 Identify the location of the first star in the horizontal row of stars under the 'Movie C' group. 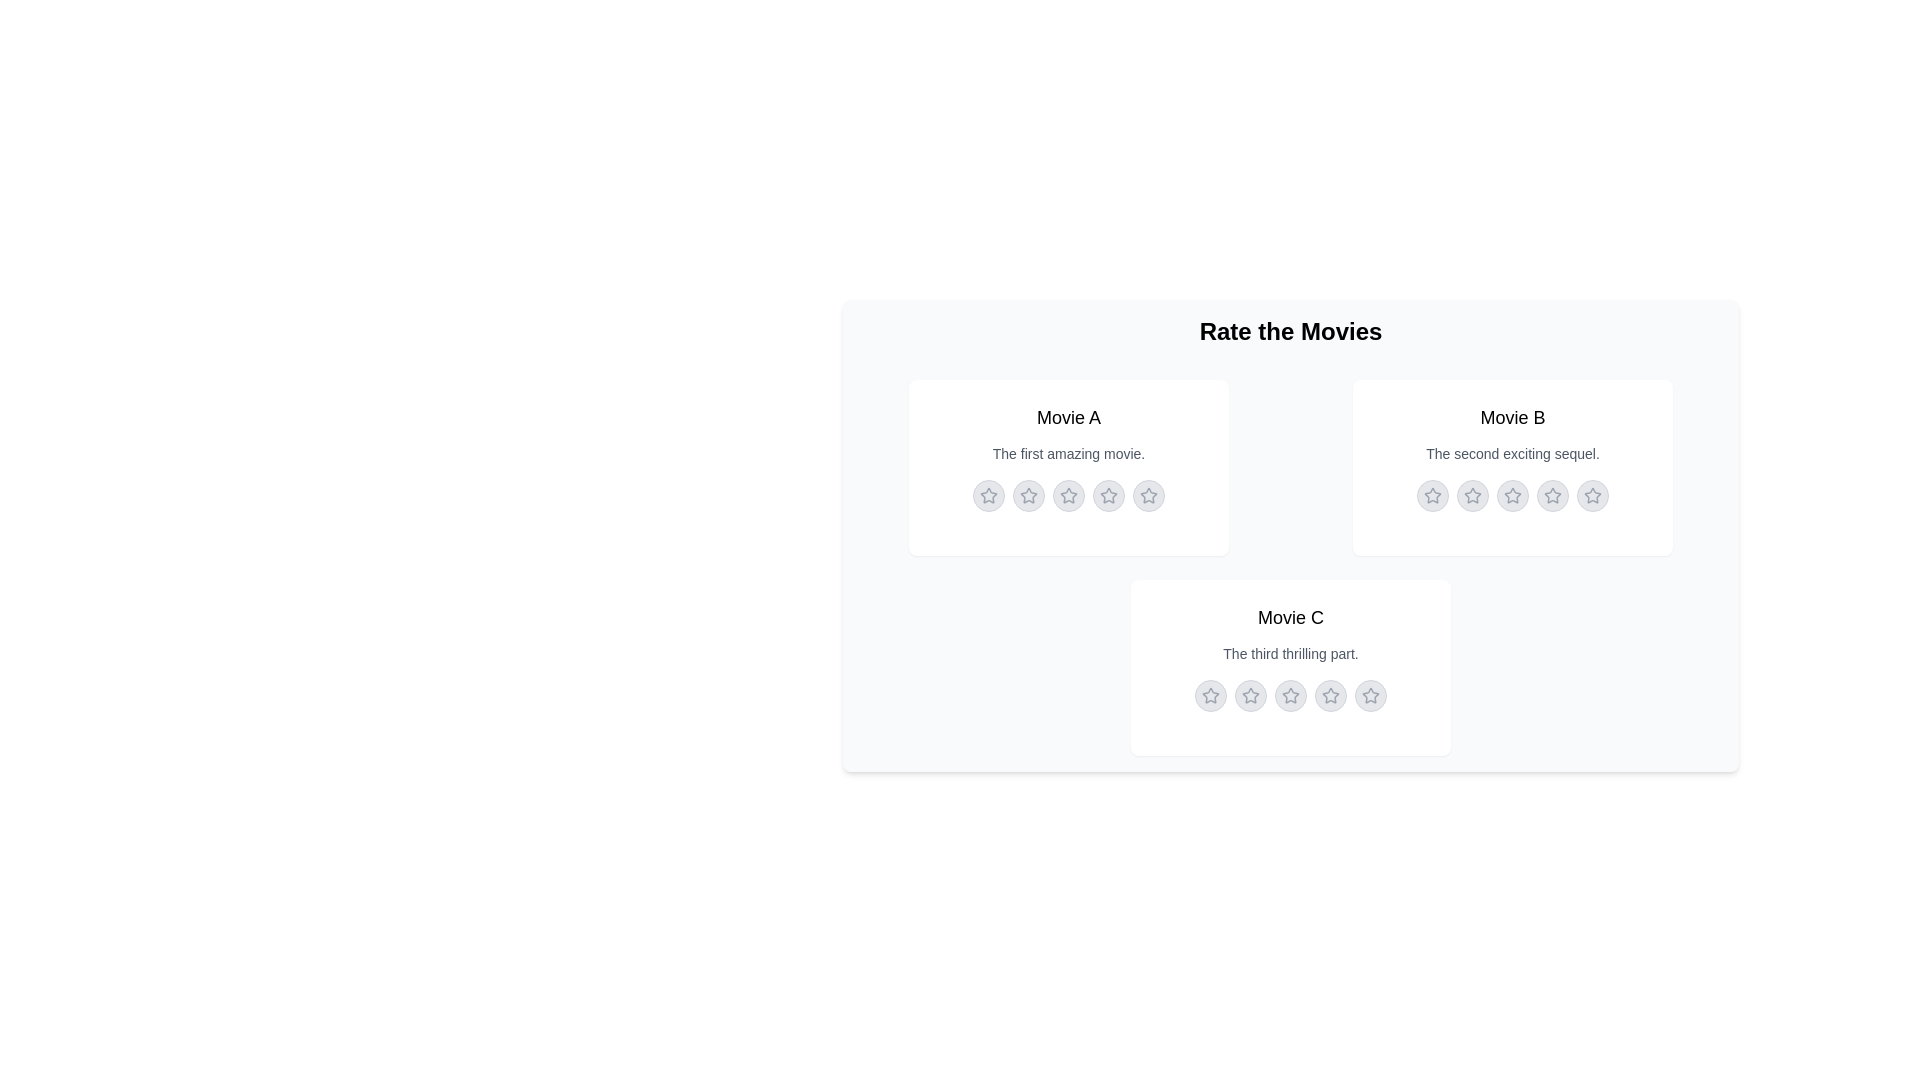
(1209, 694).